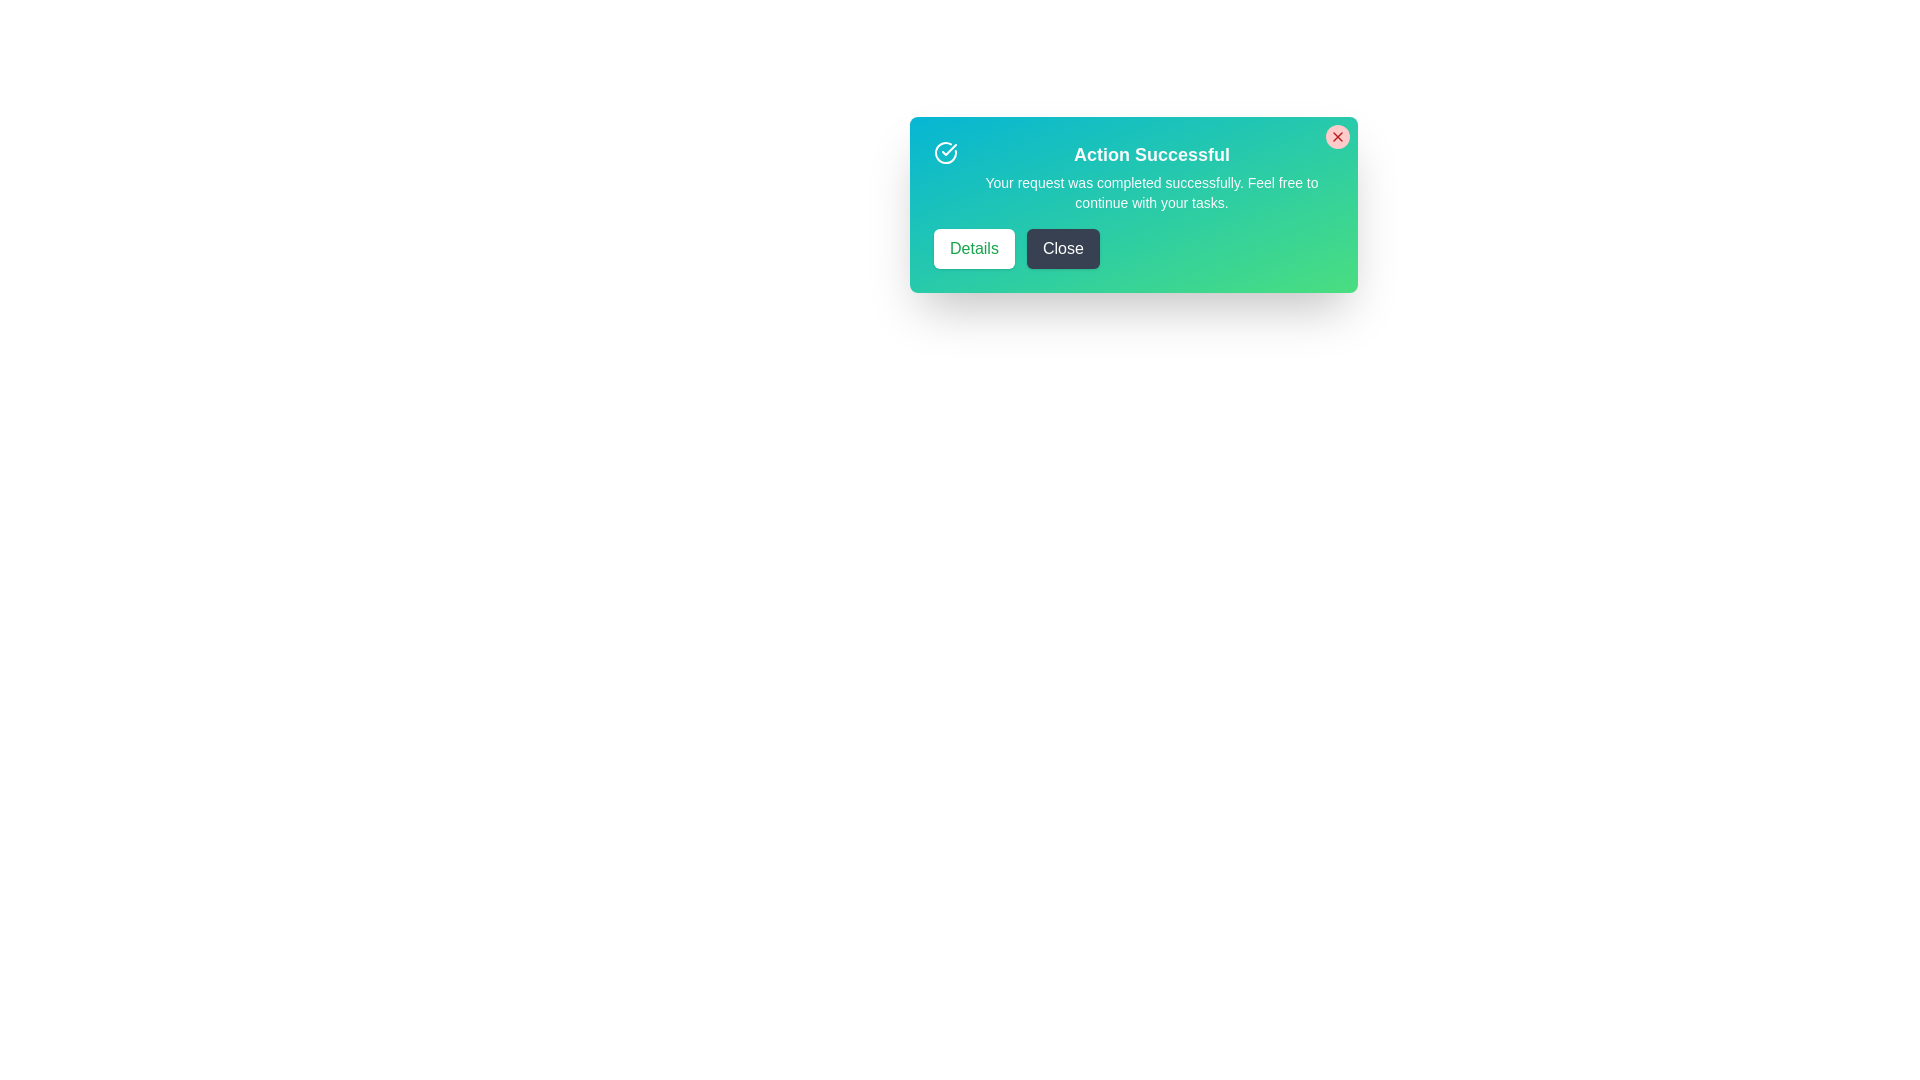 This screenshot has width=1920, height=1080. Describe the element at coordinates (1061, 248) in the screenshot. I see `the 'Close' button to dismiss the alert` at that location.